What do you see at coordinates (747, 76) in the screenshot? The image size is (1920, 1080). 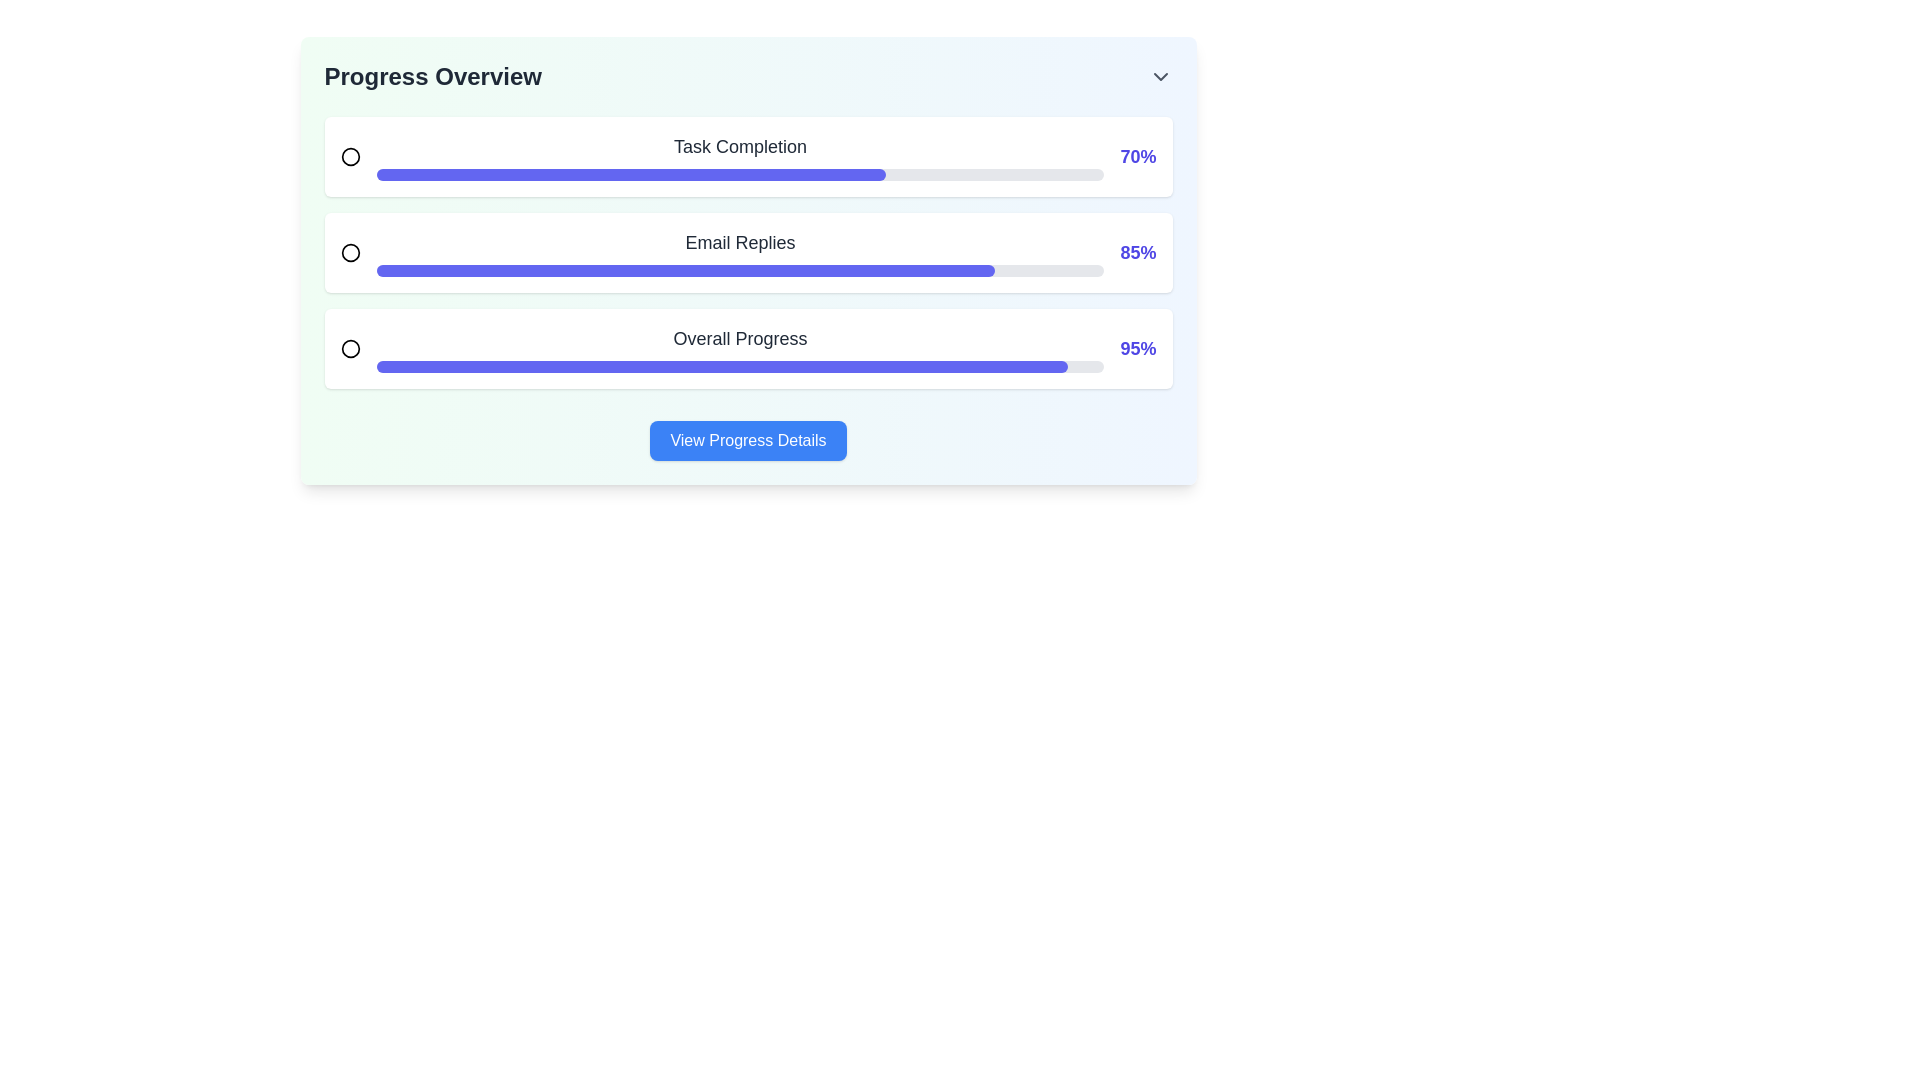 I see `the Title bar which serves as a heading for the related progress section below it, indicated by its left-aligned text and the chevron icon on the right` at bounding box center [747, 76].